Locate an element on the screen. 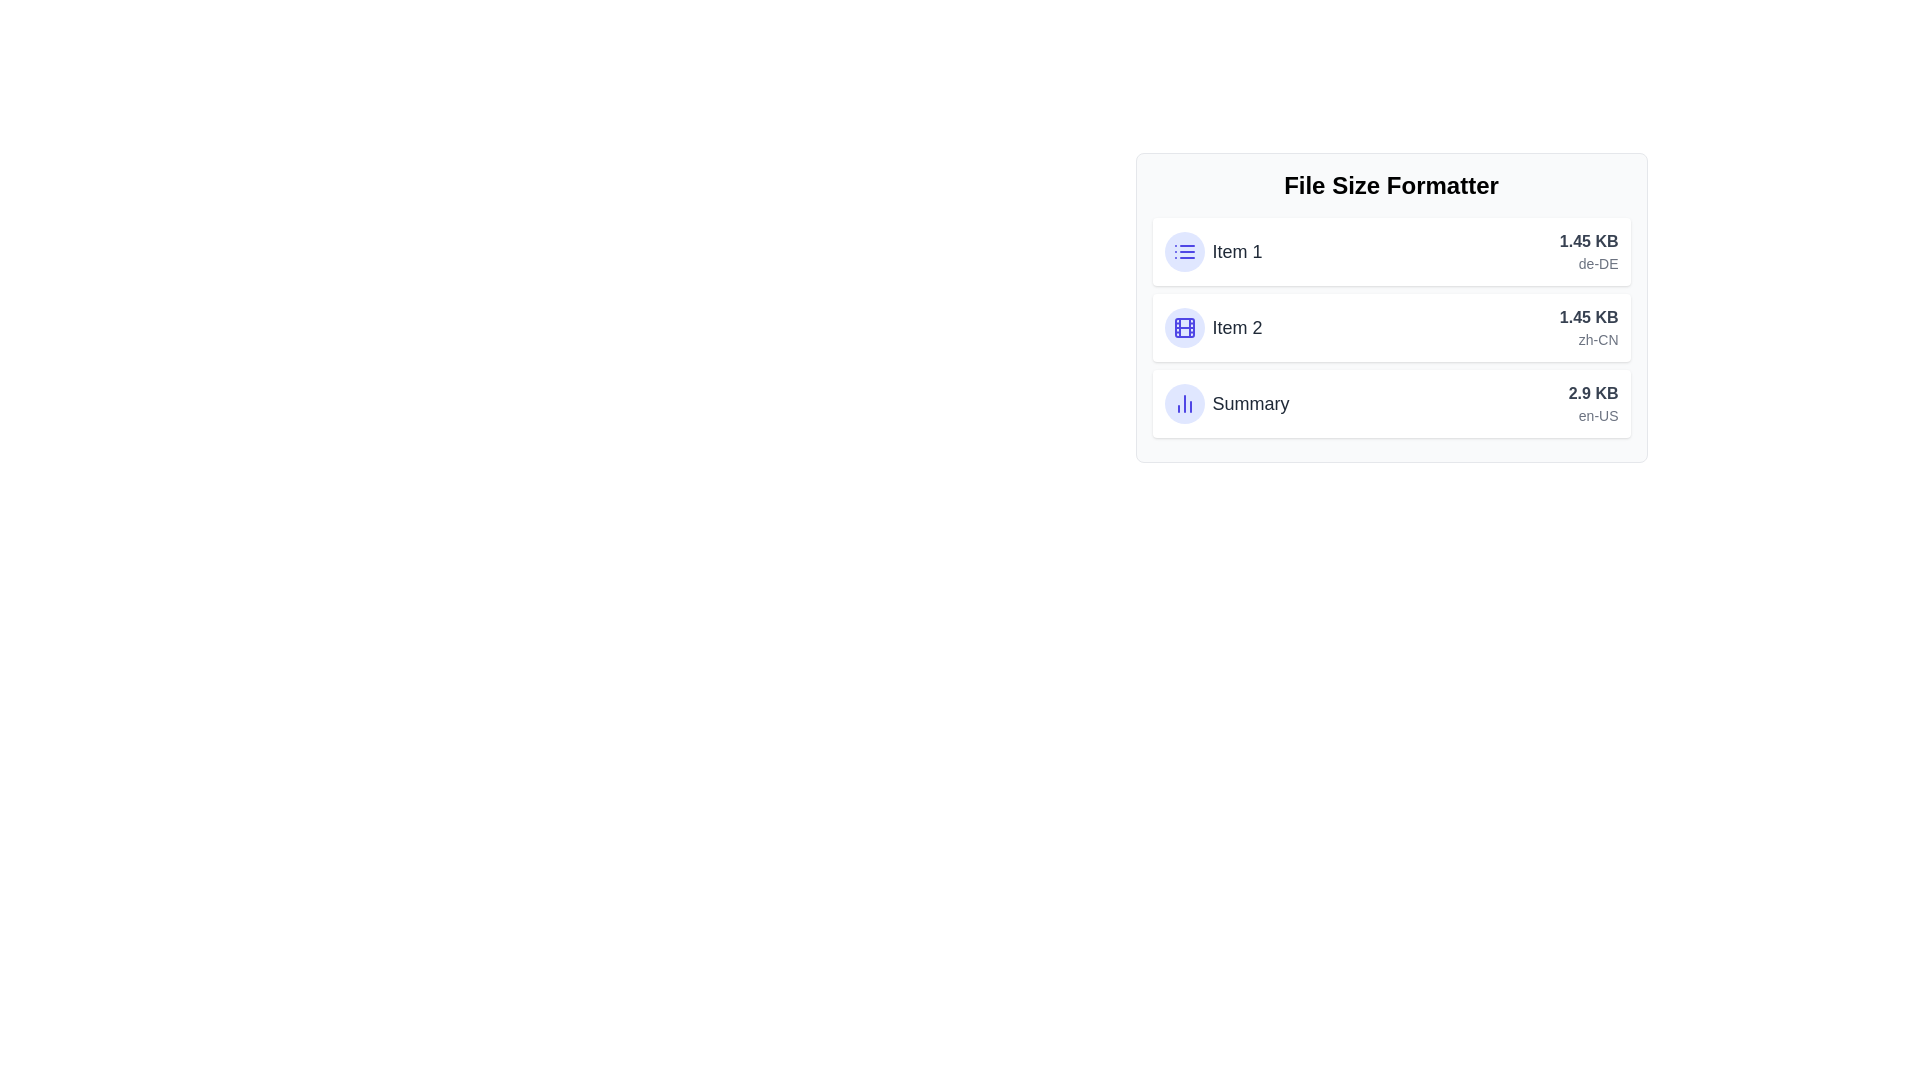  the static text label that indicates the file size for 'Item 1', located in the upper-right corner of the 'File Size Formatter' section is located at coordinates (1588, 241).